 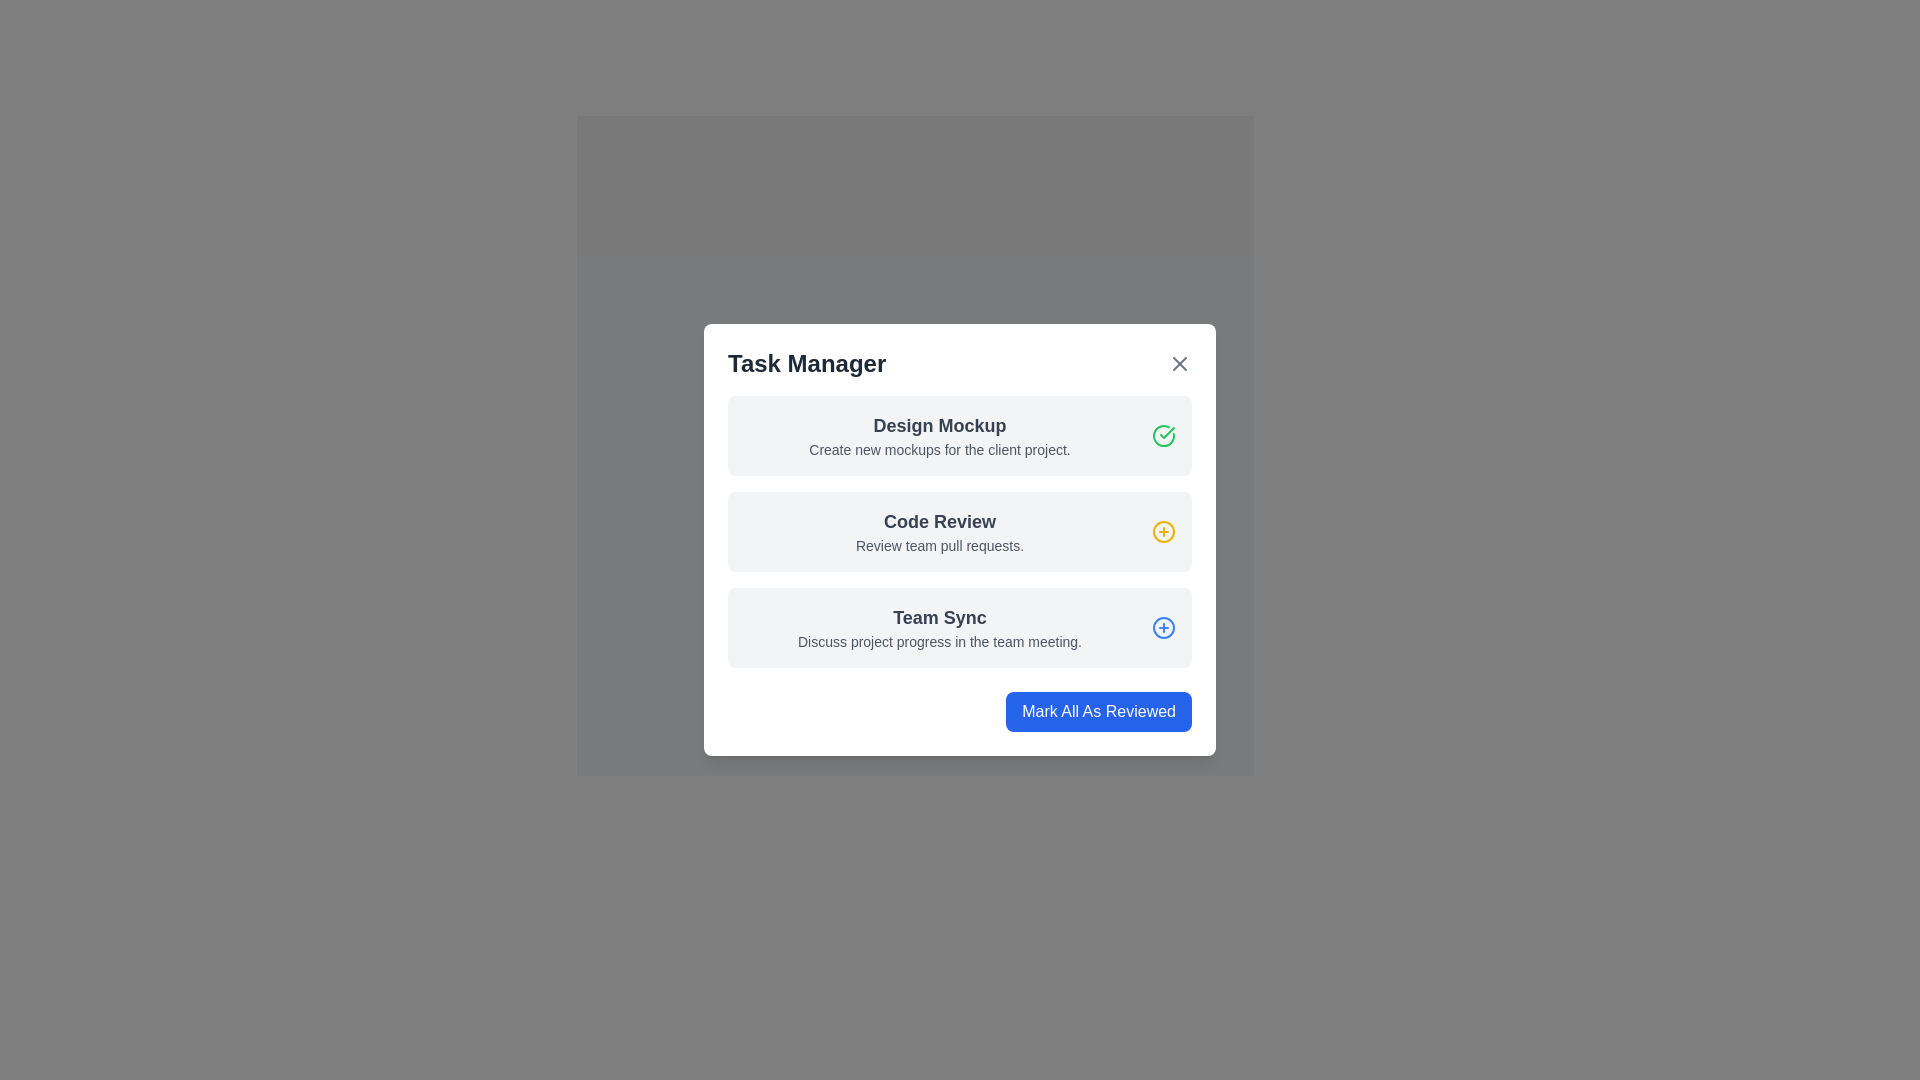 What do you see at coordinates (1180, 363) in the screenshot?
I see `the small square-shaped button containing the cross icon located at the top-right corner of the modal for keyboard navigation` at bounding box center [1180, 363].